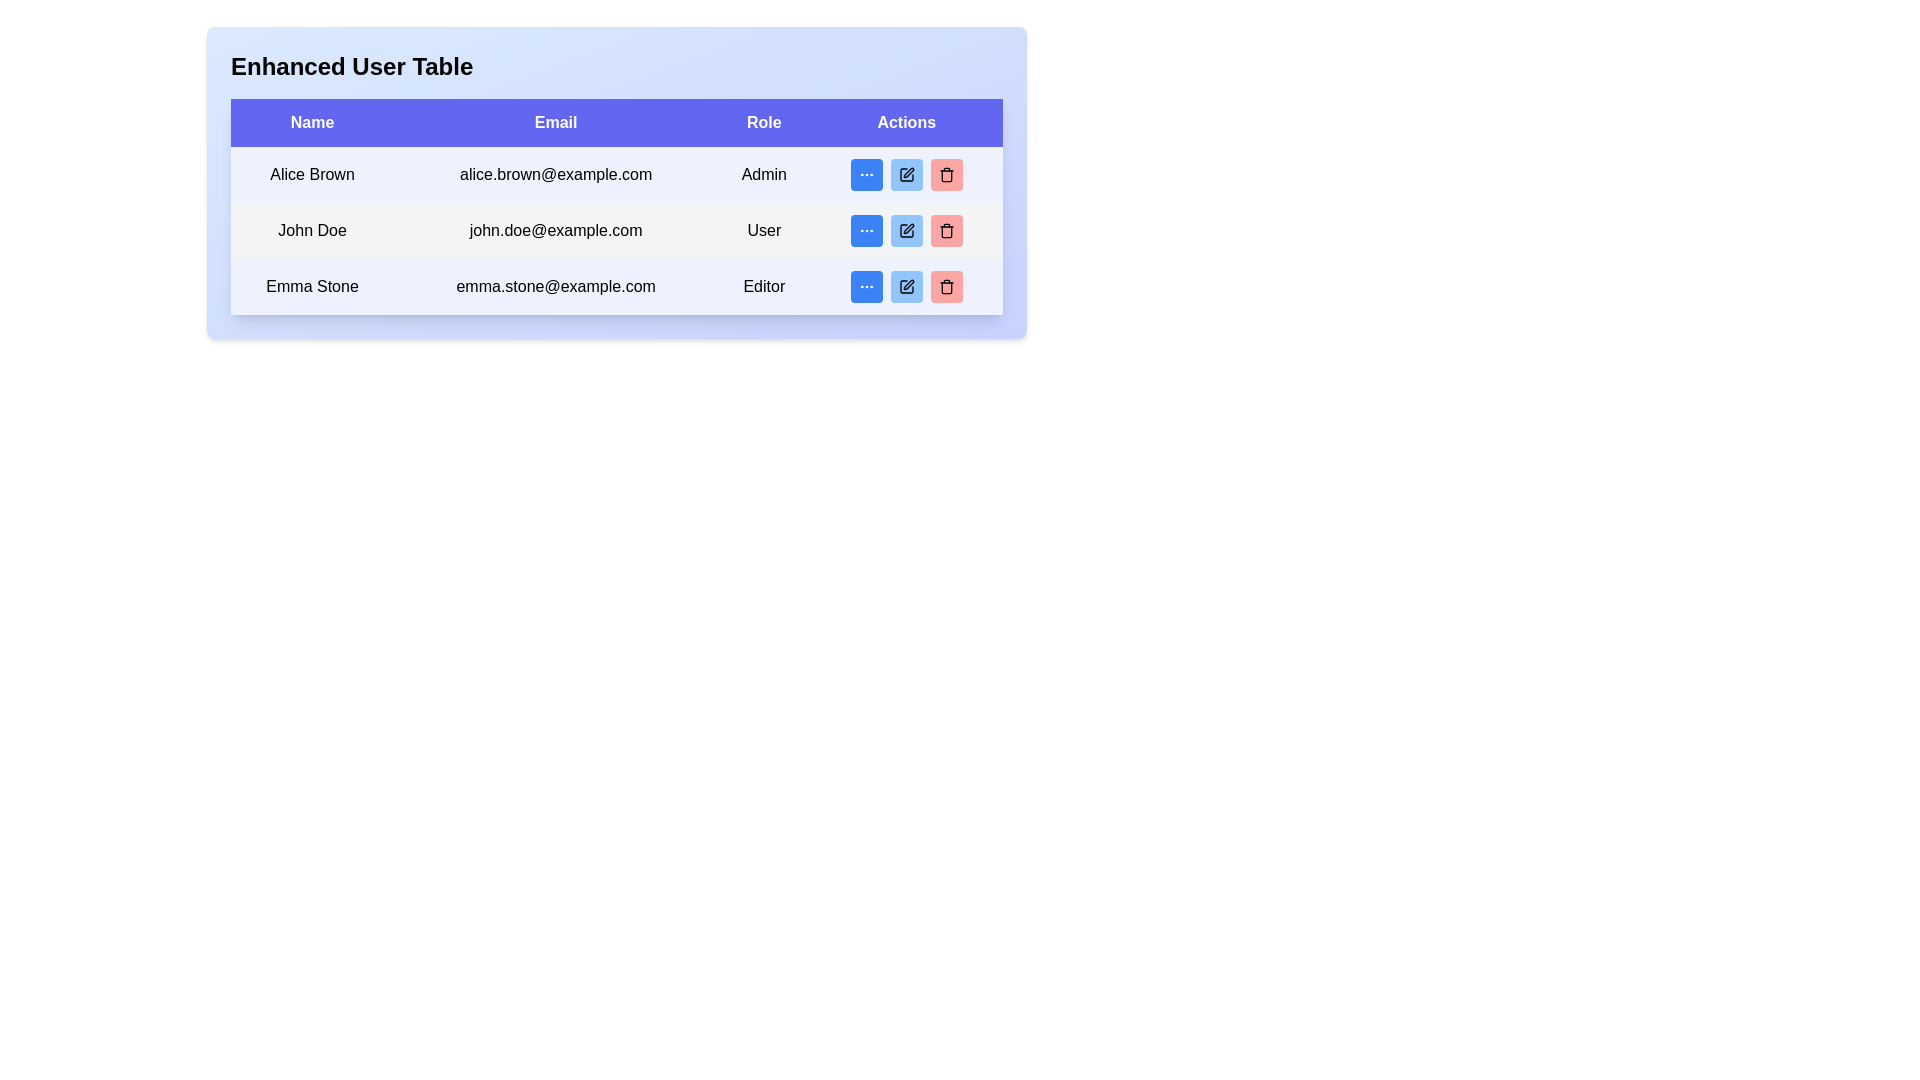 This screenshot has width=1920, height=1080. What do you see at coordinates (905, 286) in the screenshot?
I see `the edit icon button located in the third row of the table` at bounding box center [905, 286].